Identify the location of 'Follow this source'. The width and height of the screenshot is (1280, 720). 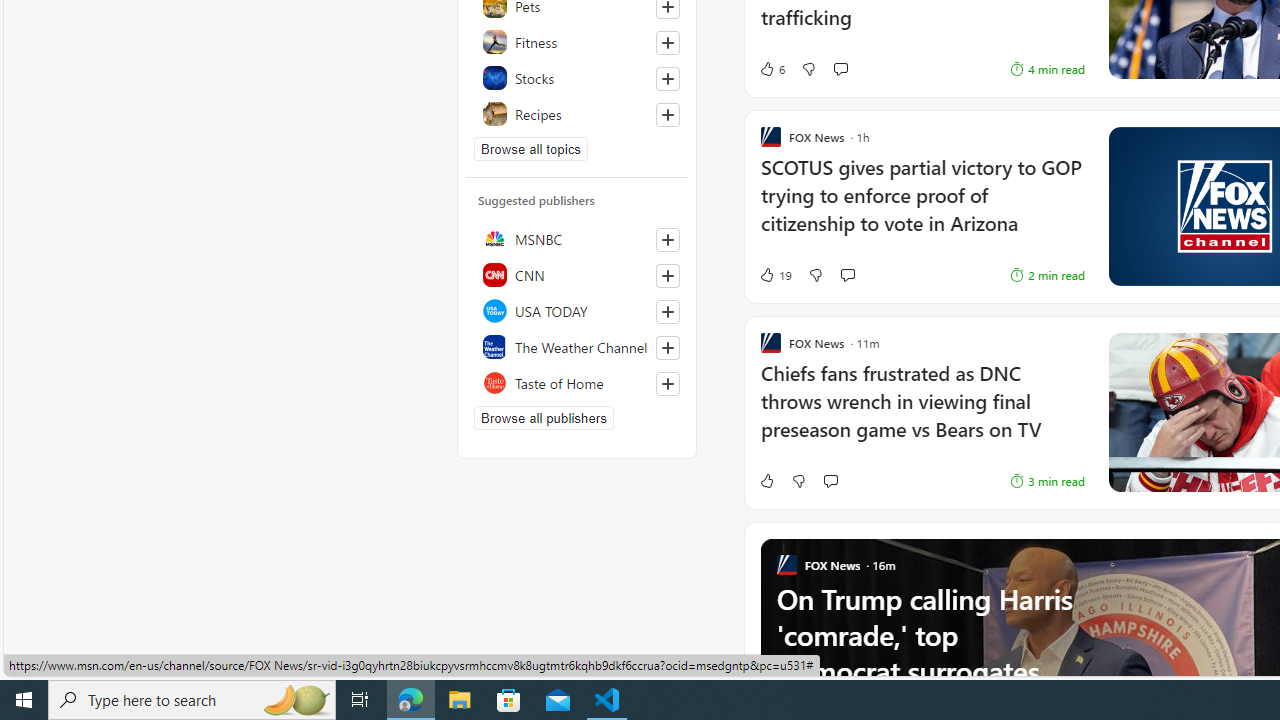
(667, 384).